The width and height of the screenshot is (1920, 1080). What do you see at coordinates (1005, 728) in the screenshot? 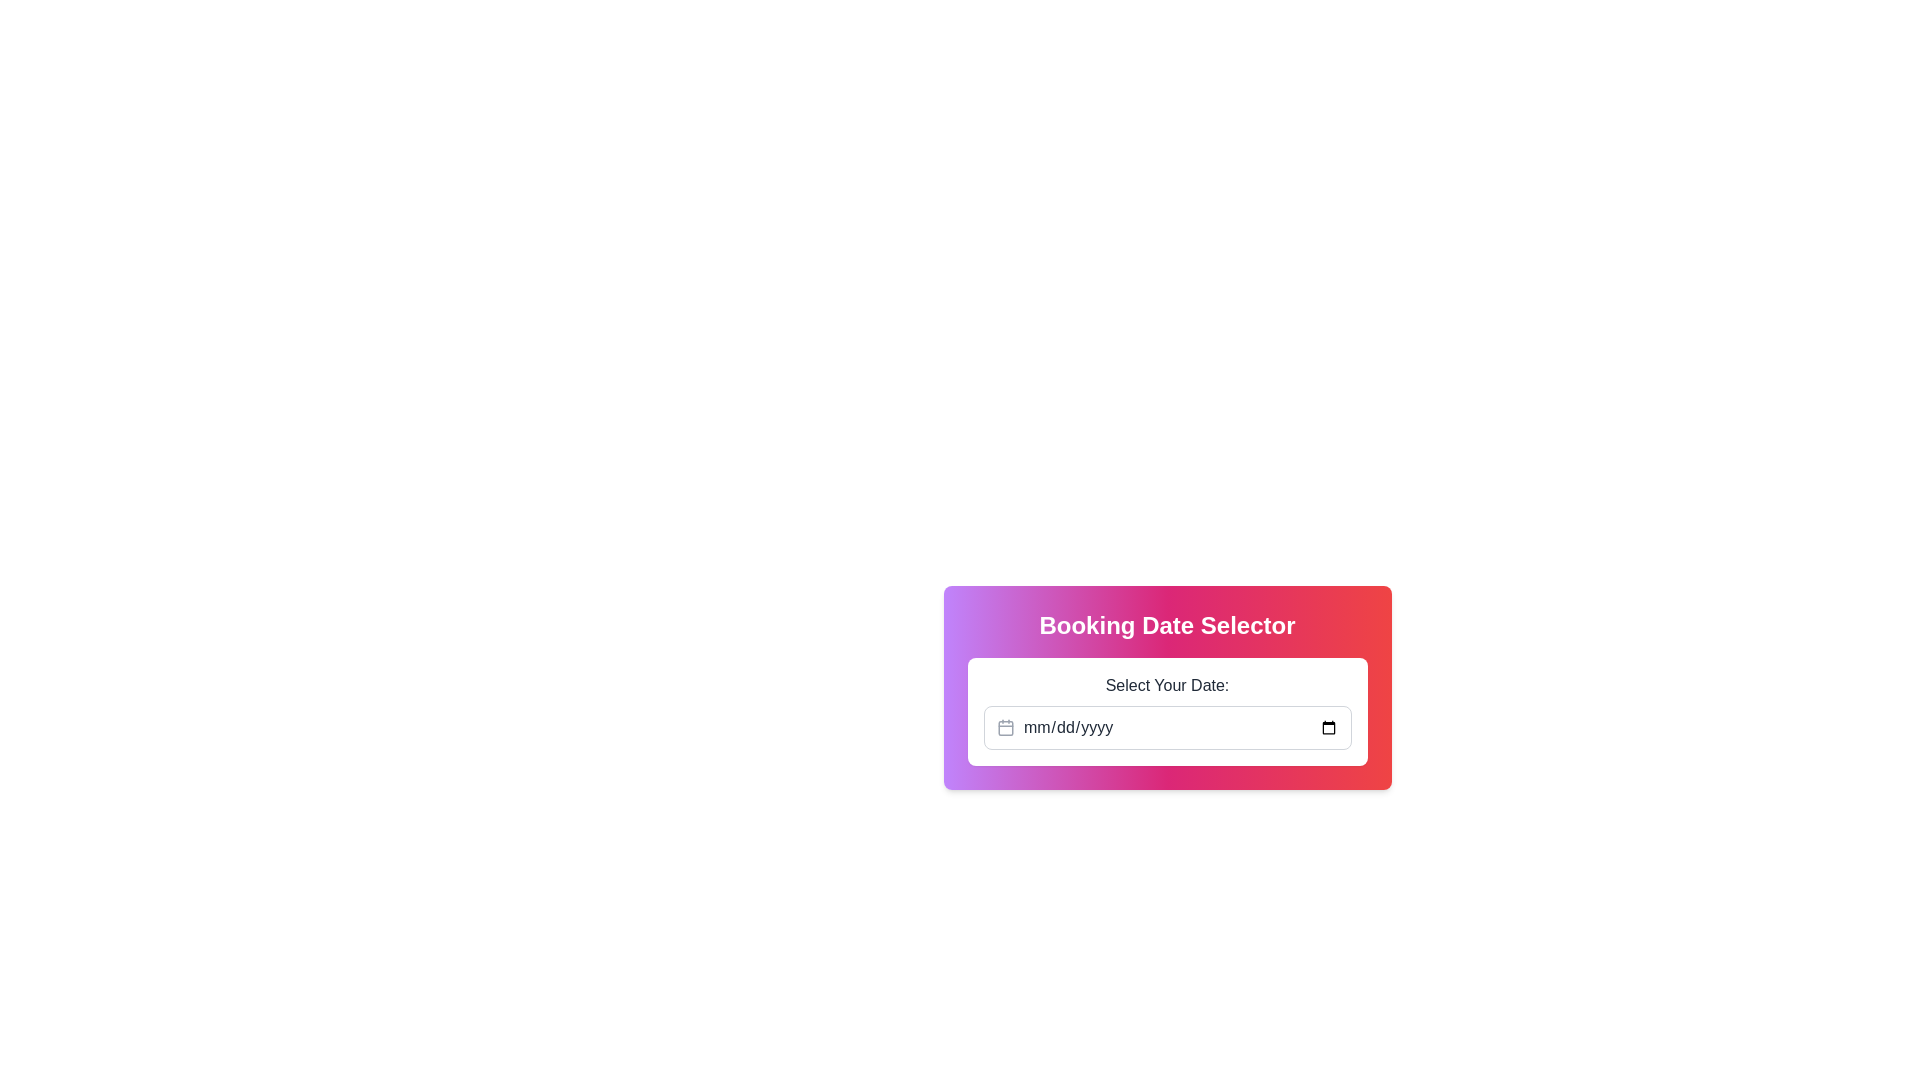
I see `the small calendar icon located on the left side of the 'mm/dd/yyyy' text input in the 'Booking Date Selector' interface` at bounding box center [1005, 728].